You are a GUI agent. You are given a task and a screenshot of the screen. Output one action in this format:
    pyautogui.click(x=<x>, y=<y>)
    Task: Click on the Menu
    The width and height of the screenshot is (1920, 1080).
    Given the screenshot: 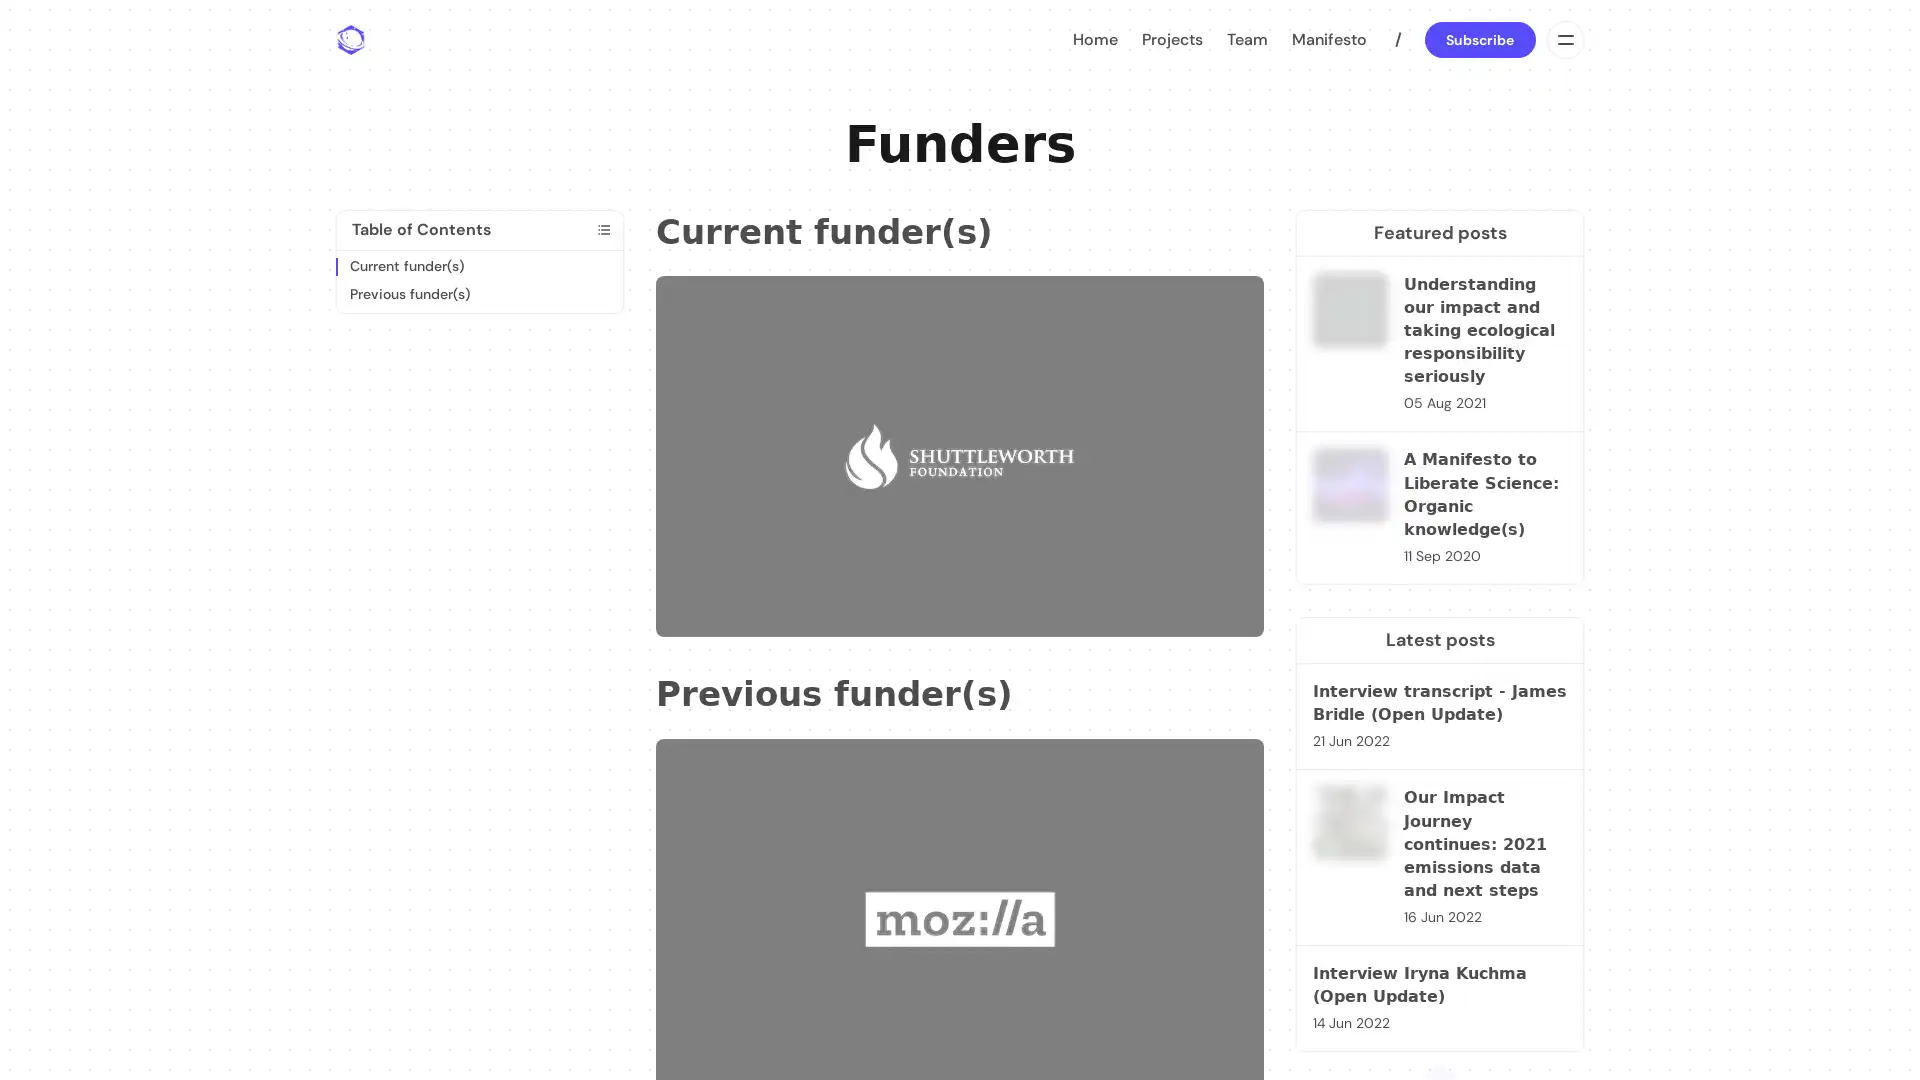 What is the action you would take?
    pyautogui.click(x=1563, y=39)
    